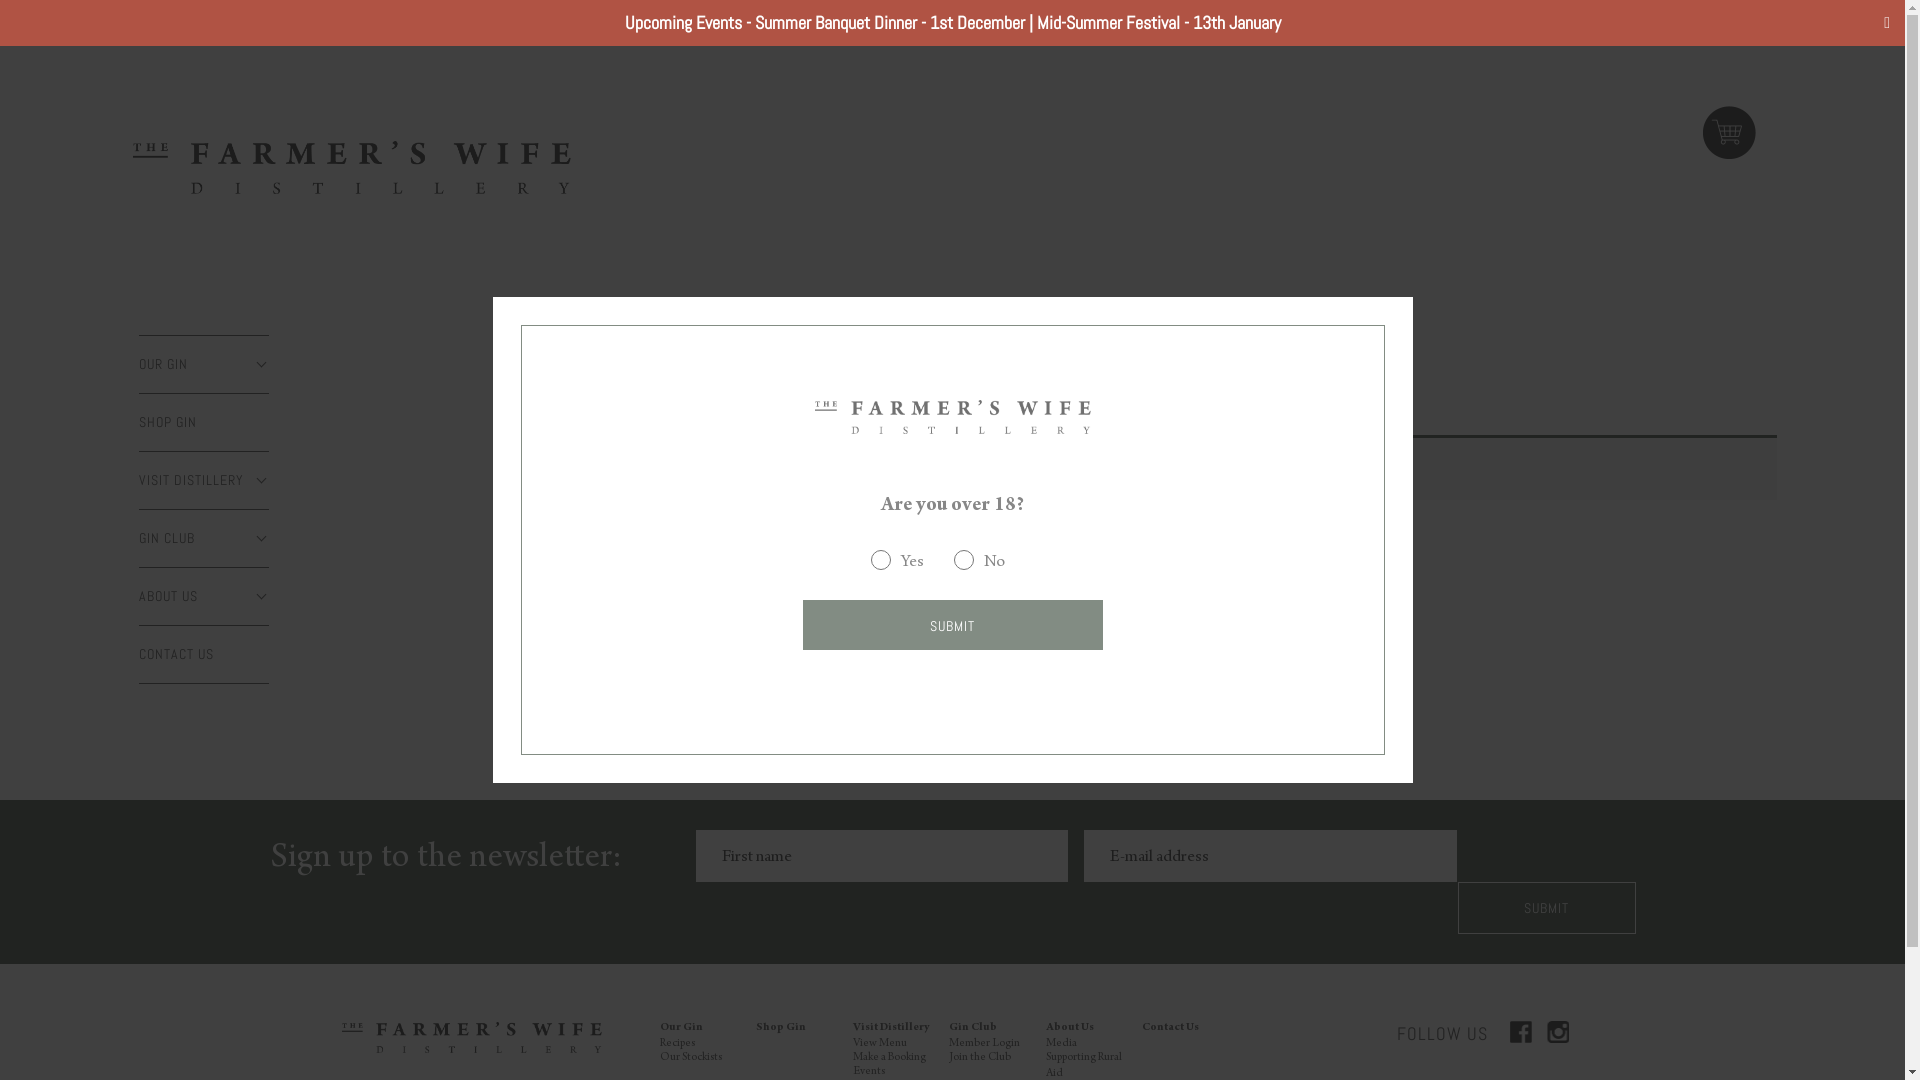  What do you see at coordinates (1069, 1028) in the screenshot?
I see `'About Us'` at bounding box center [1069, 1028].